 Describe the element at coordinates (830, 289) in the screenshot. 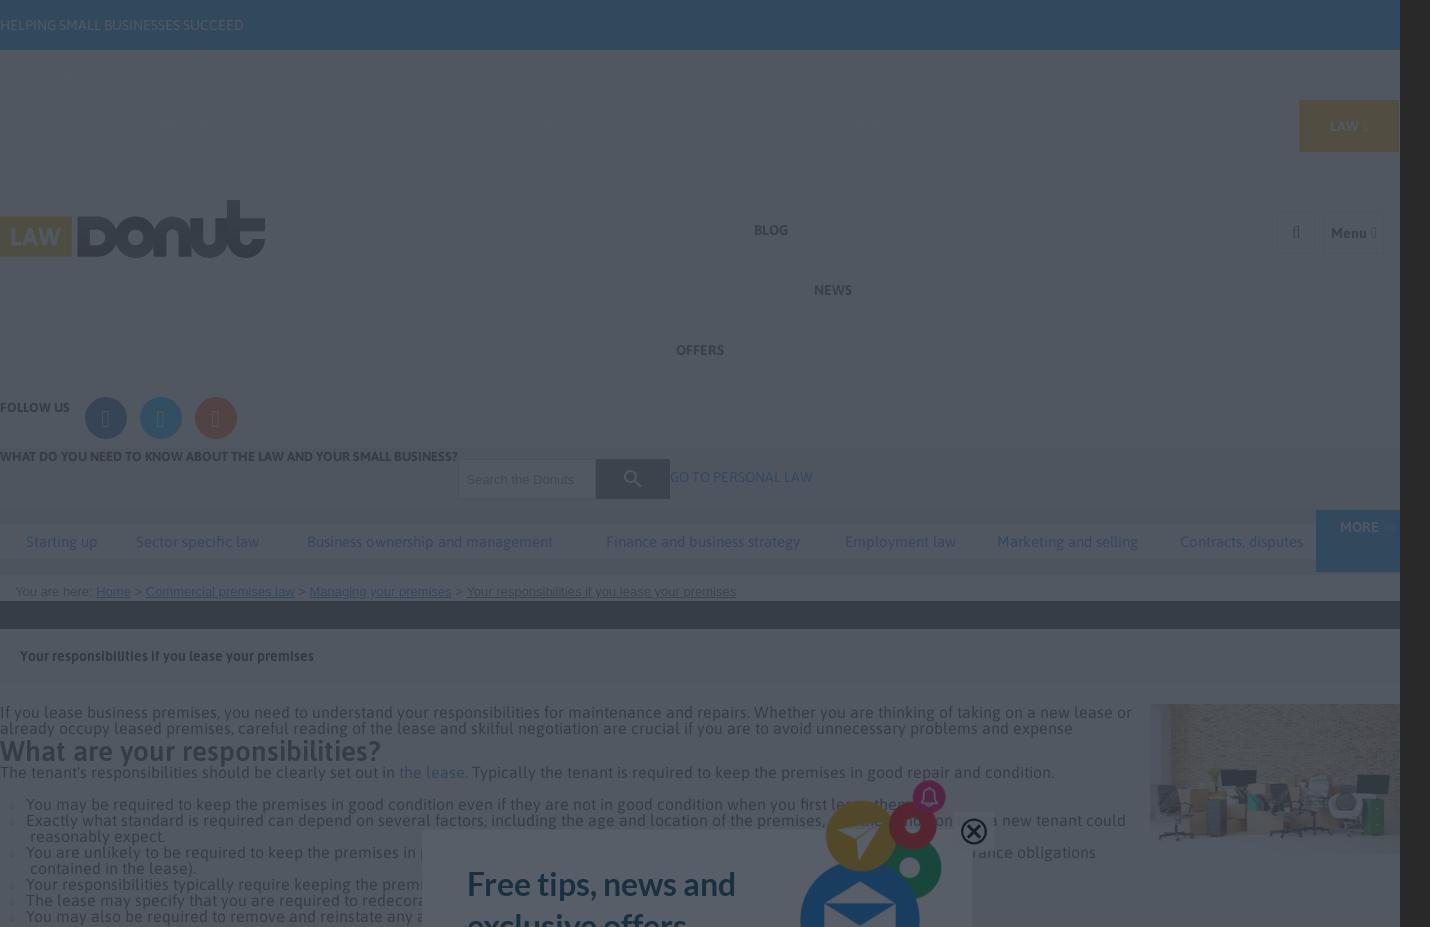

I see `'News'` at that location.